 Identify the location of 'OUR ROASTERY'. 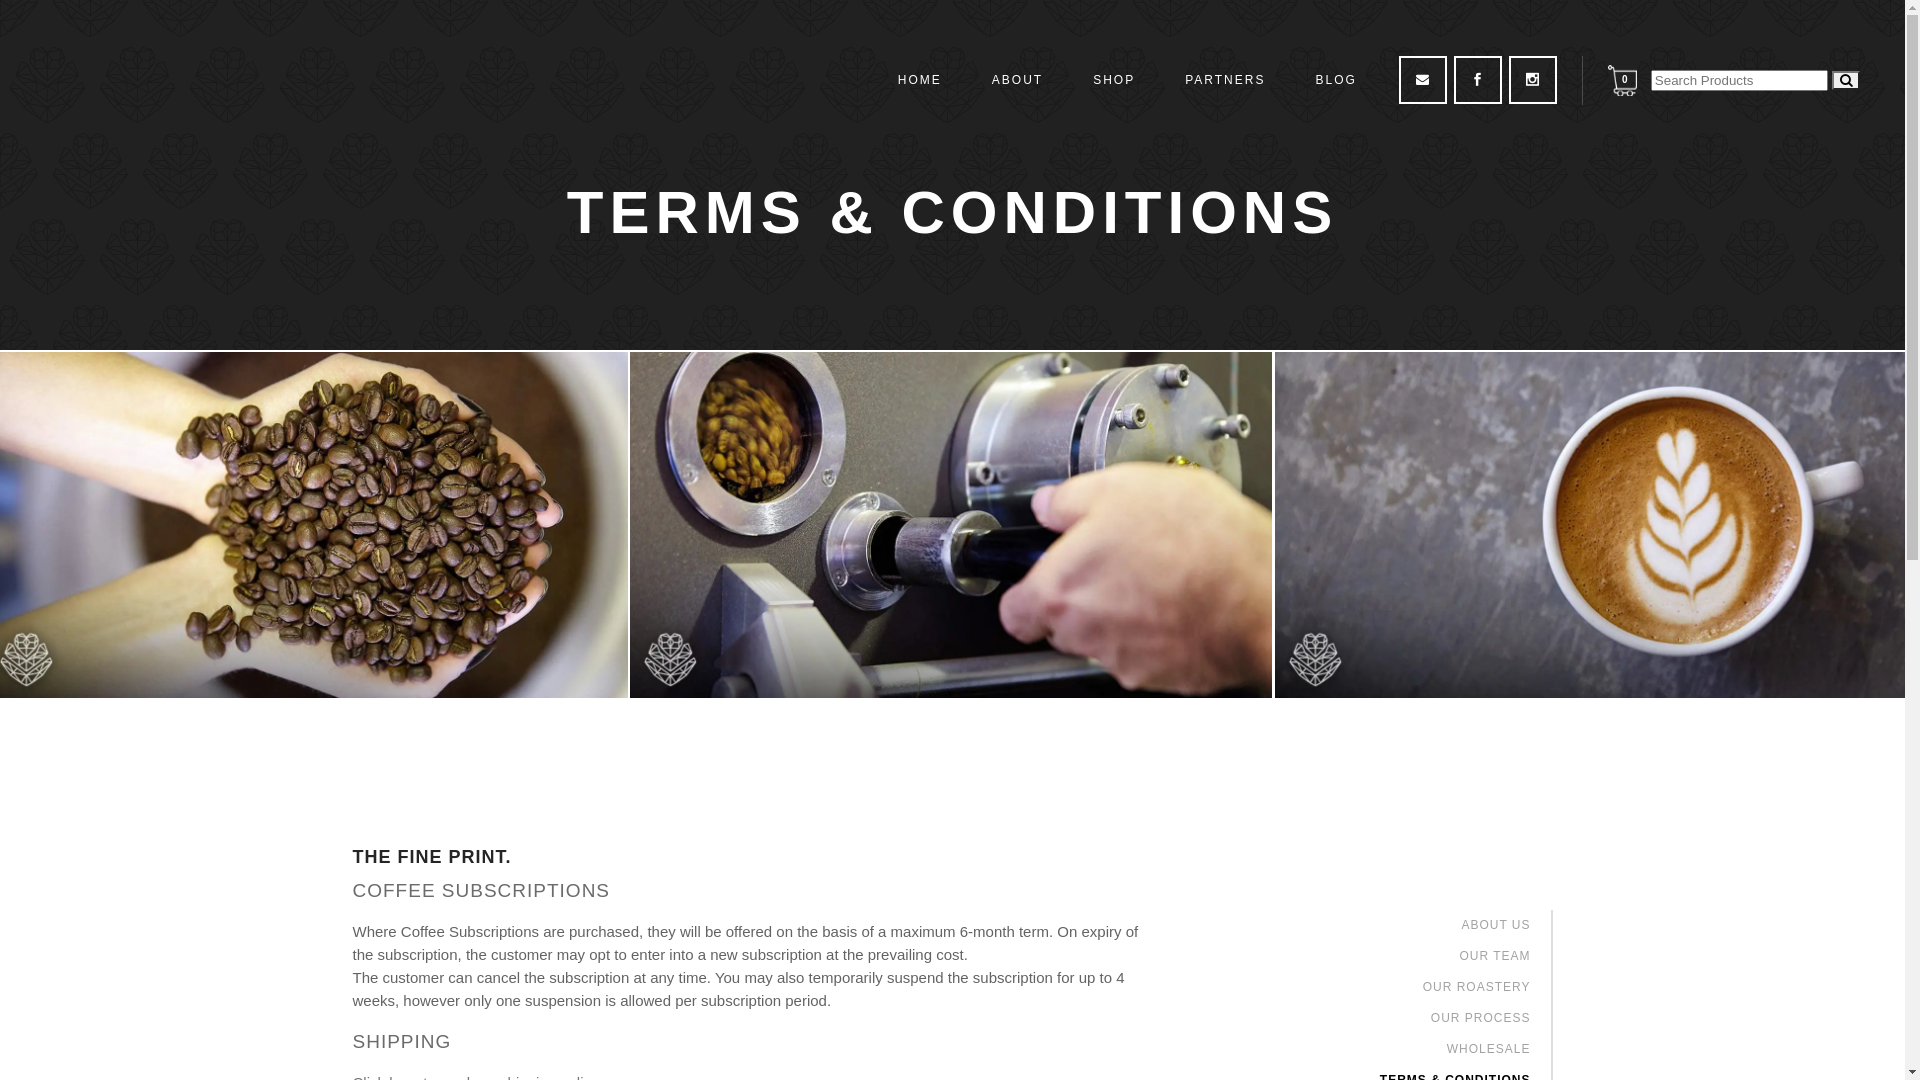
(1477, 986).